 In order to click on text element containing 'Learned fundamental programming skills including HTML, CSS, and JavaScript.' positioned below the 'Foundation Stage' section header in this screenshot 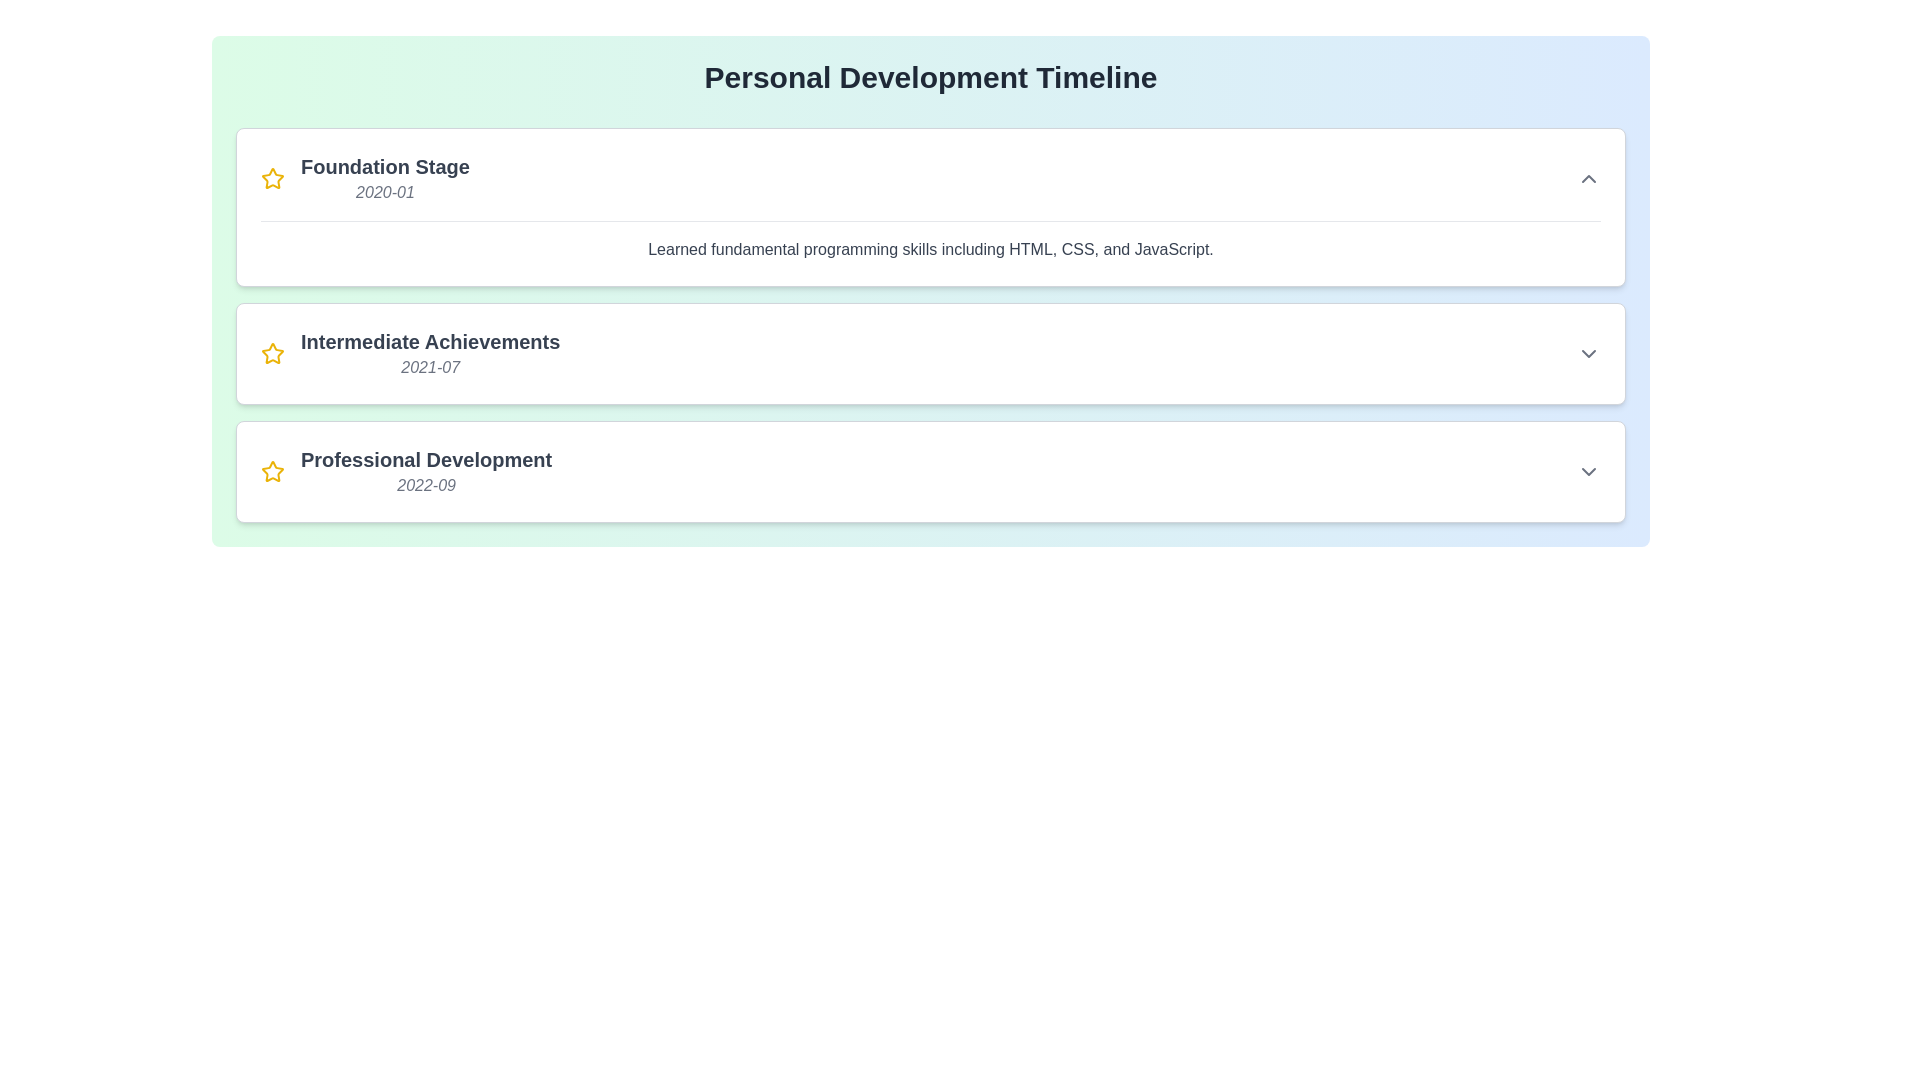, I will do `click(930, 240)`.